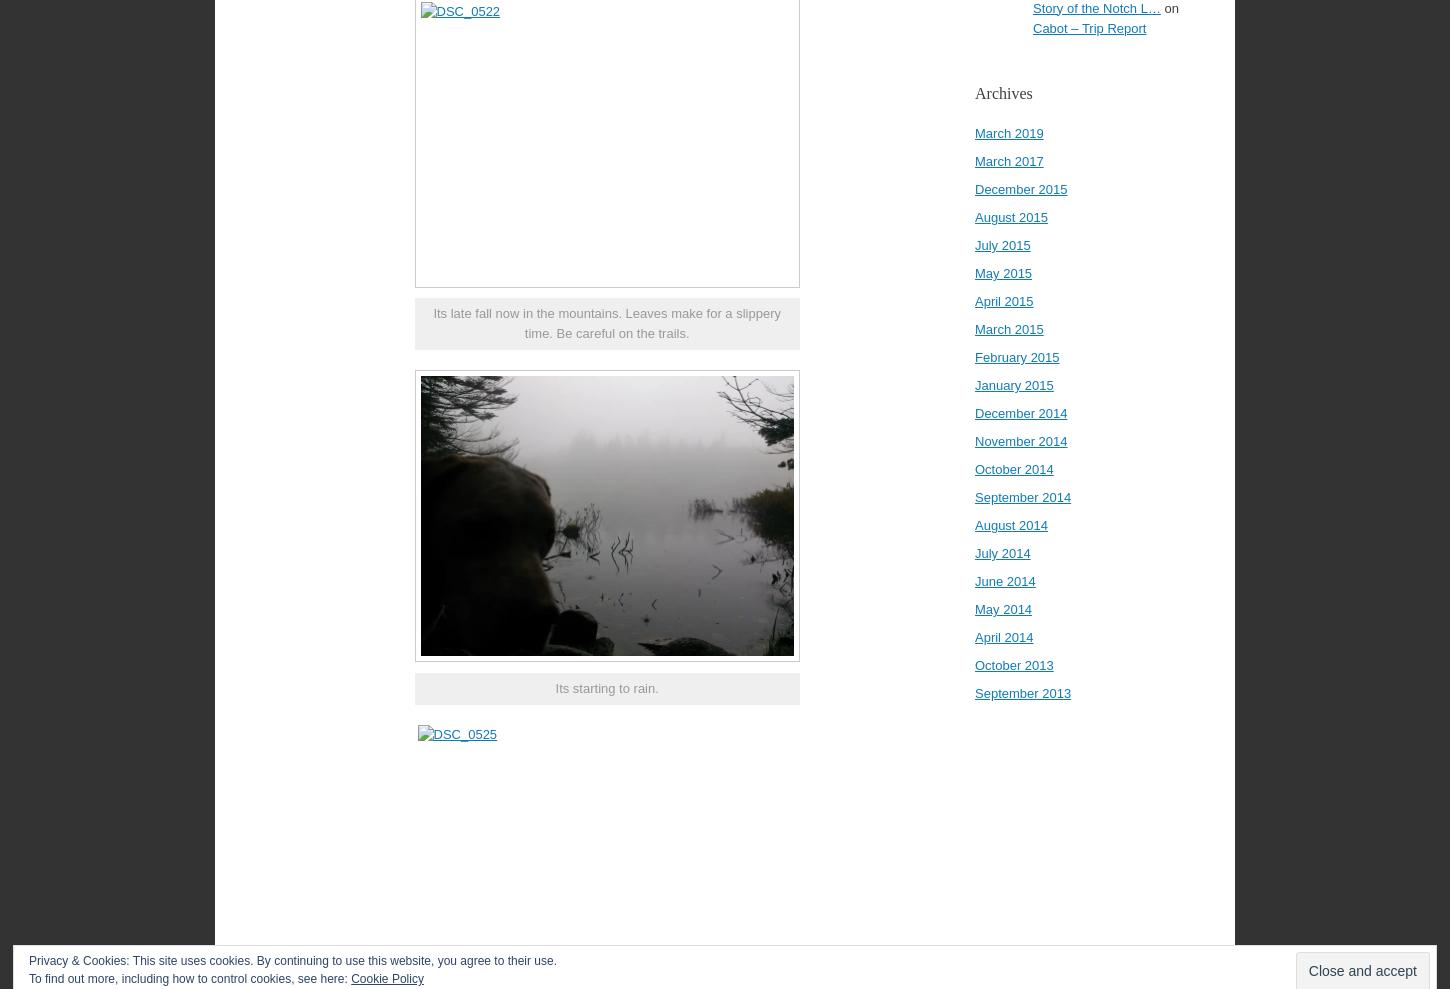 This screenshot has height=989, width=1450. Describe the element at coordinates (1013, 468) in the screenshot. I see `'October 2014'` at that location.